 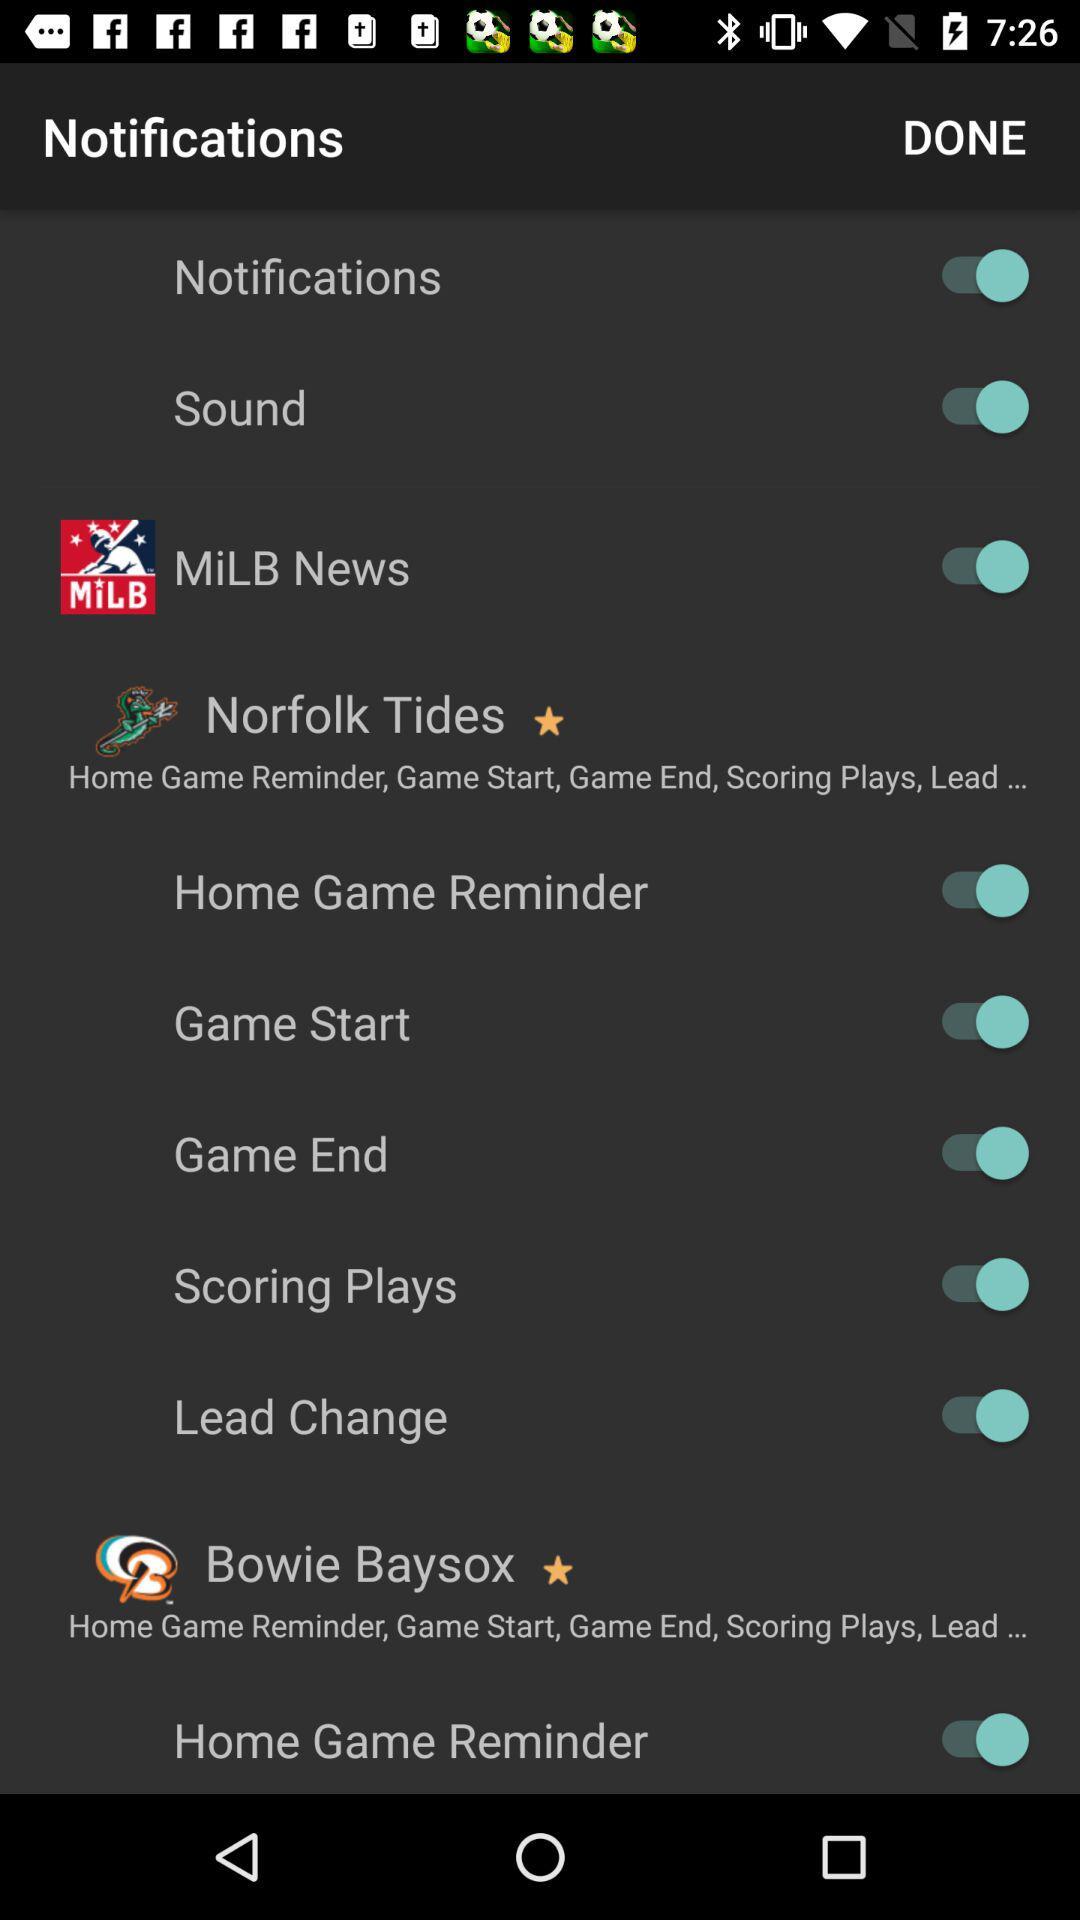 I want to click on lead change option, so click(x=974, y=1414).